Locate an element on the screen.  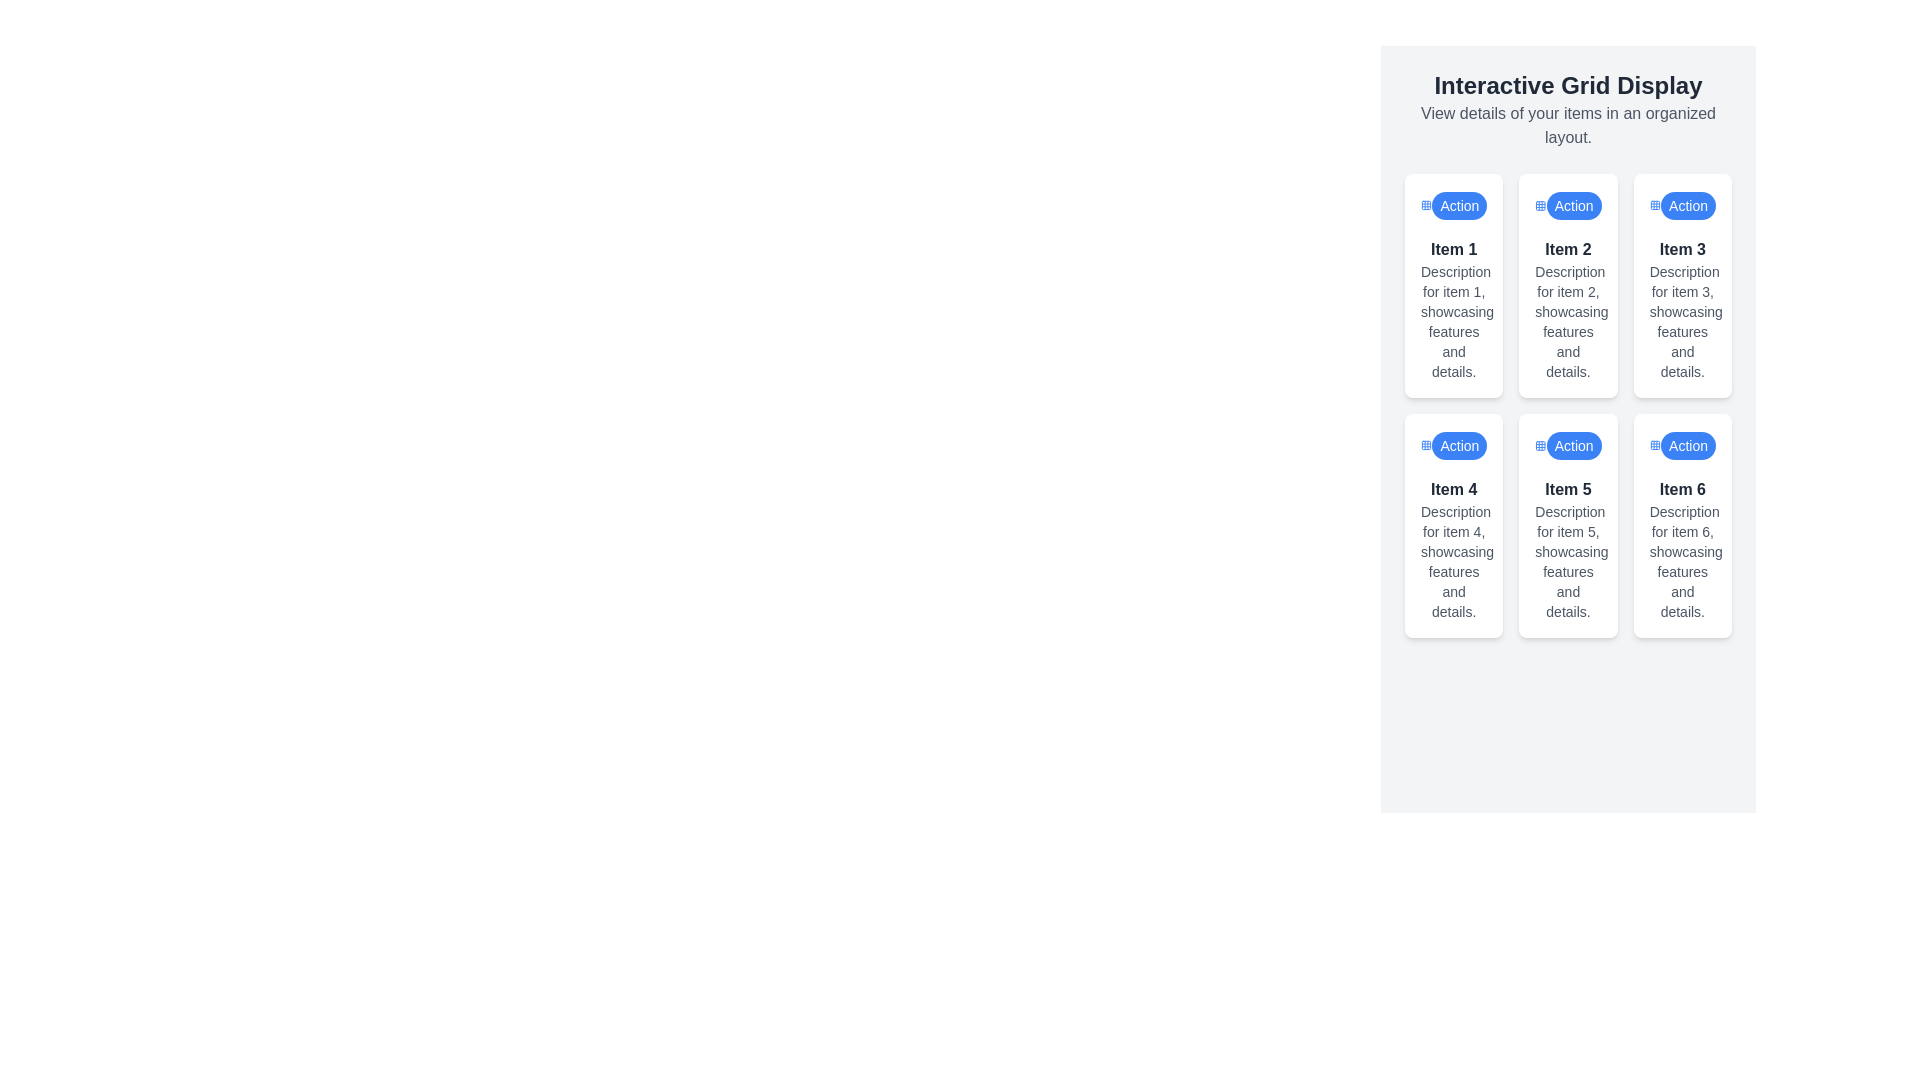
the button located in the top-left corner of the first card in the grid layout, above the heading 'Item 1' is located at coordinates (1454, 205).